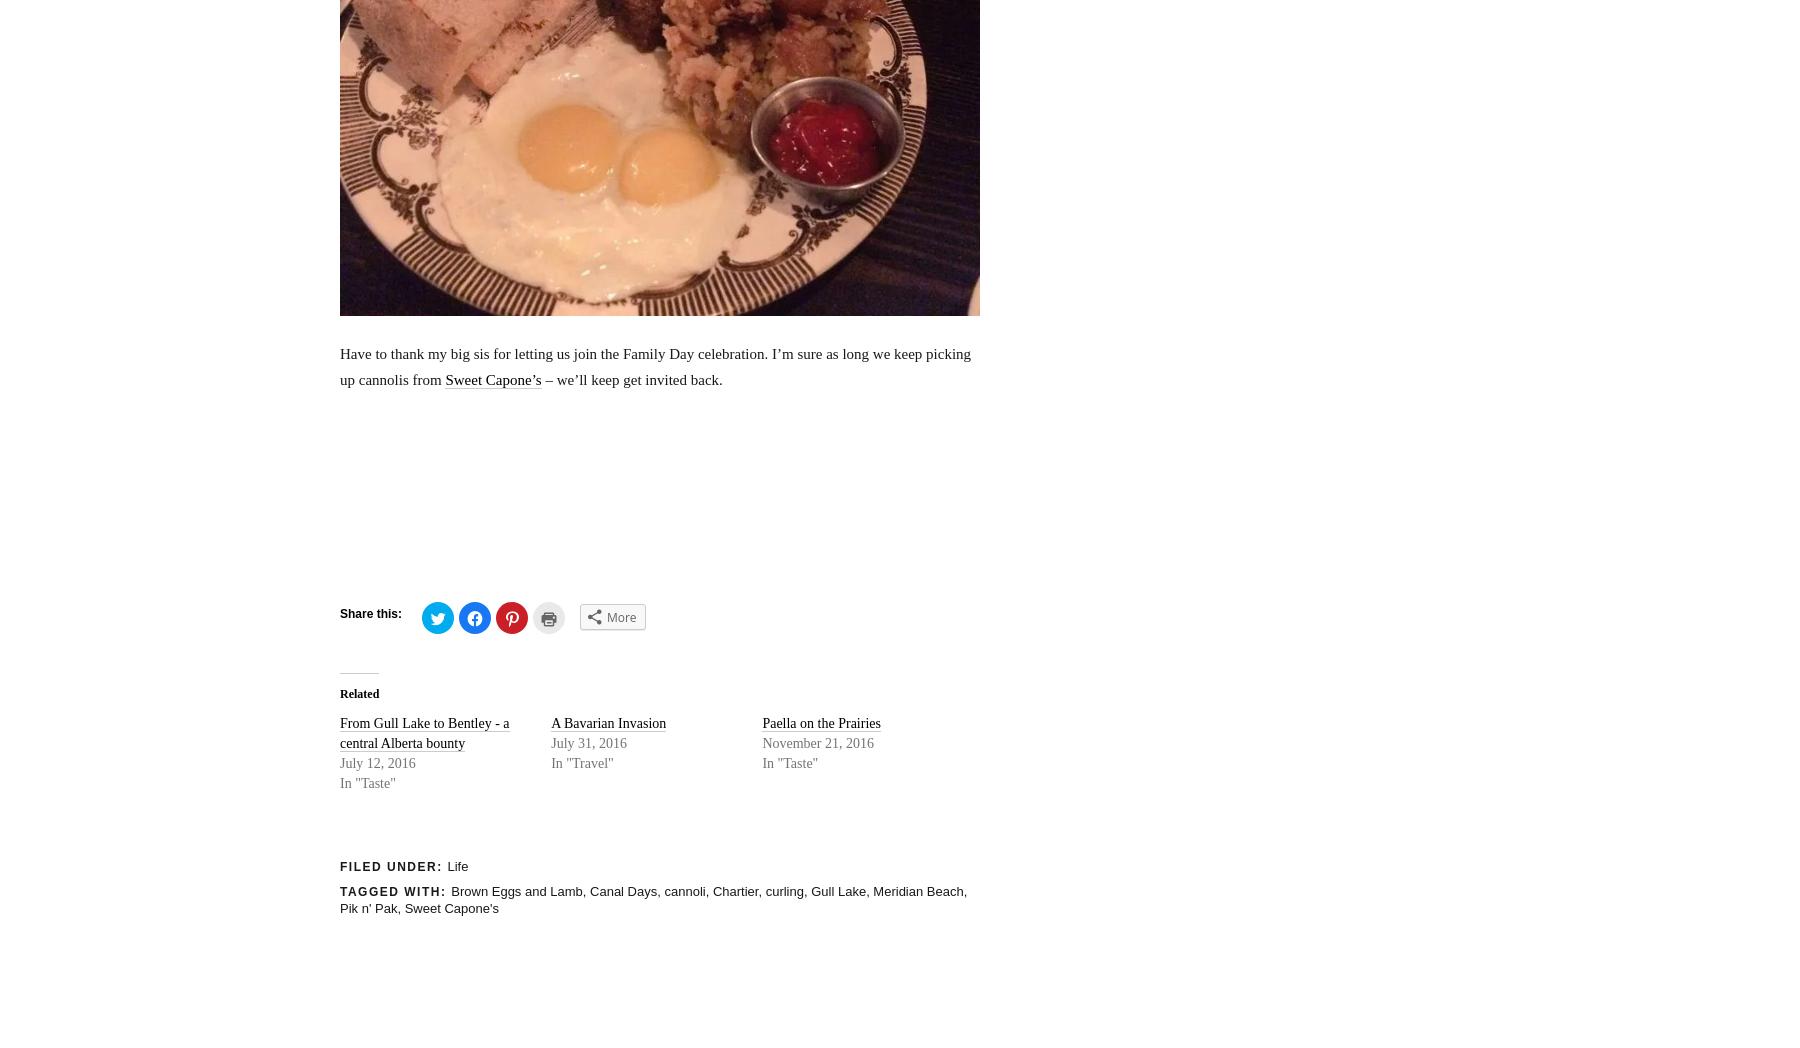 The width and height of the screenshot is (1800, 1048). I want to click on 'cannoli', so click(683, 890).